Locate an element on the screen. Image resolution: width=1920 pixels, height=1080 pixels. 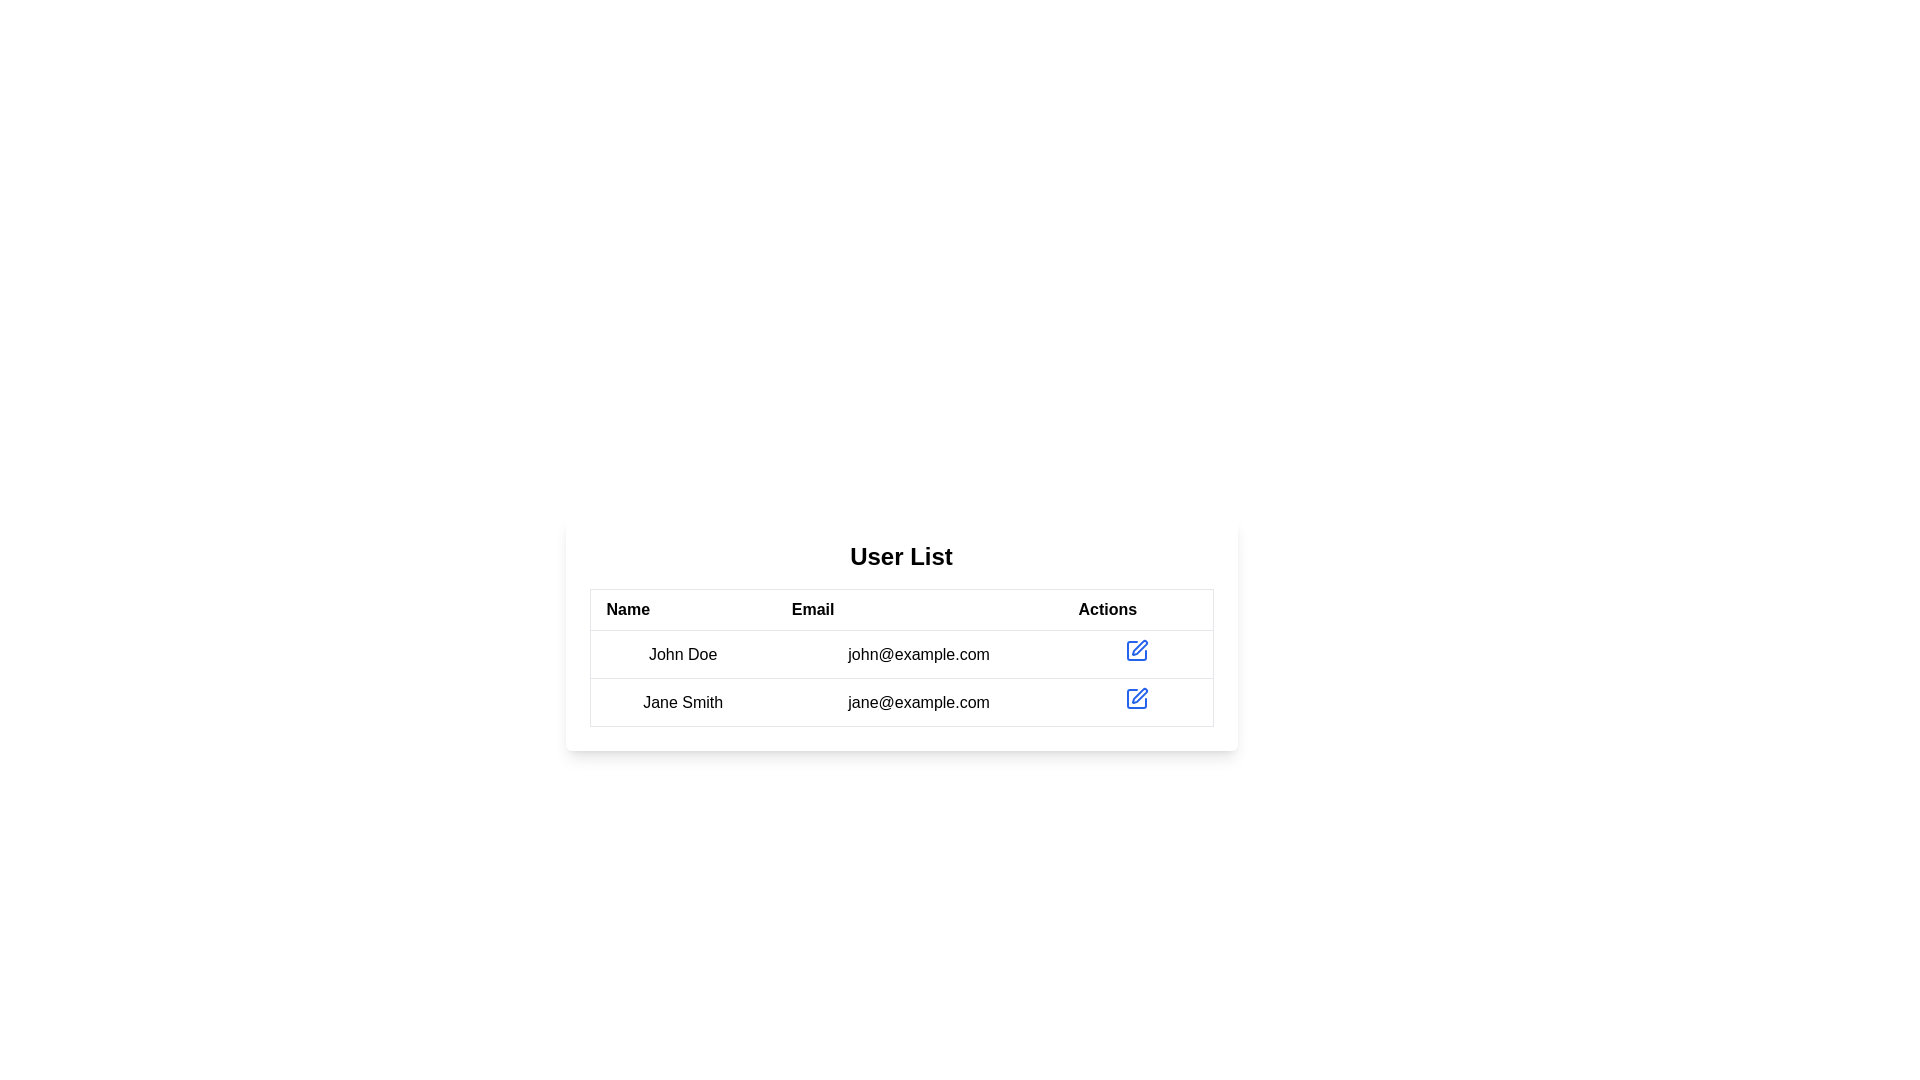
name identifier located in the first row and first column of the user list table, which is positioned next to the email address 'john@example.com.' is located at coordinates (682, 654).